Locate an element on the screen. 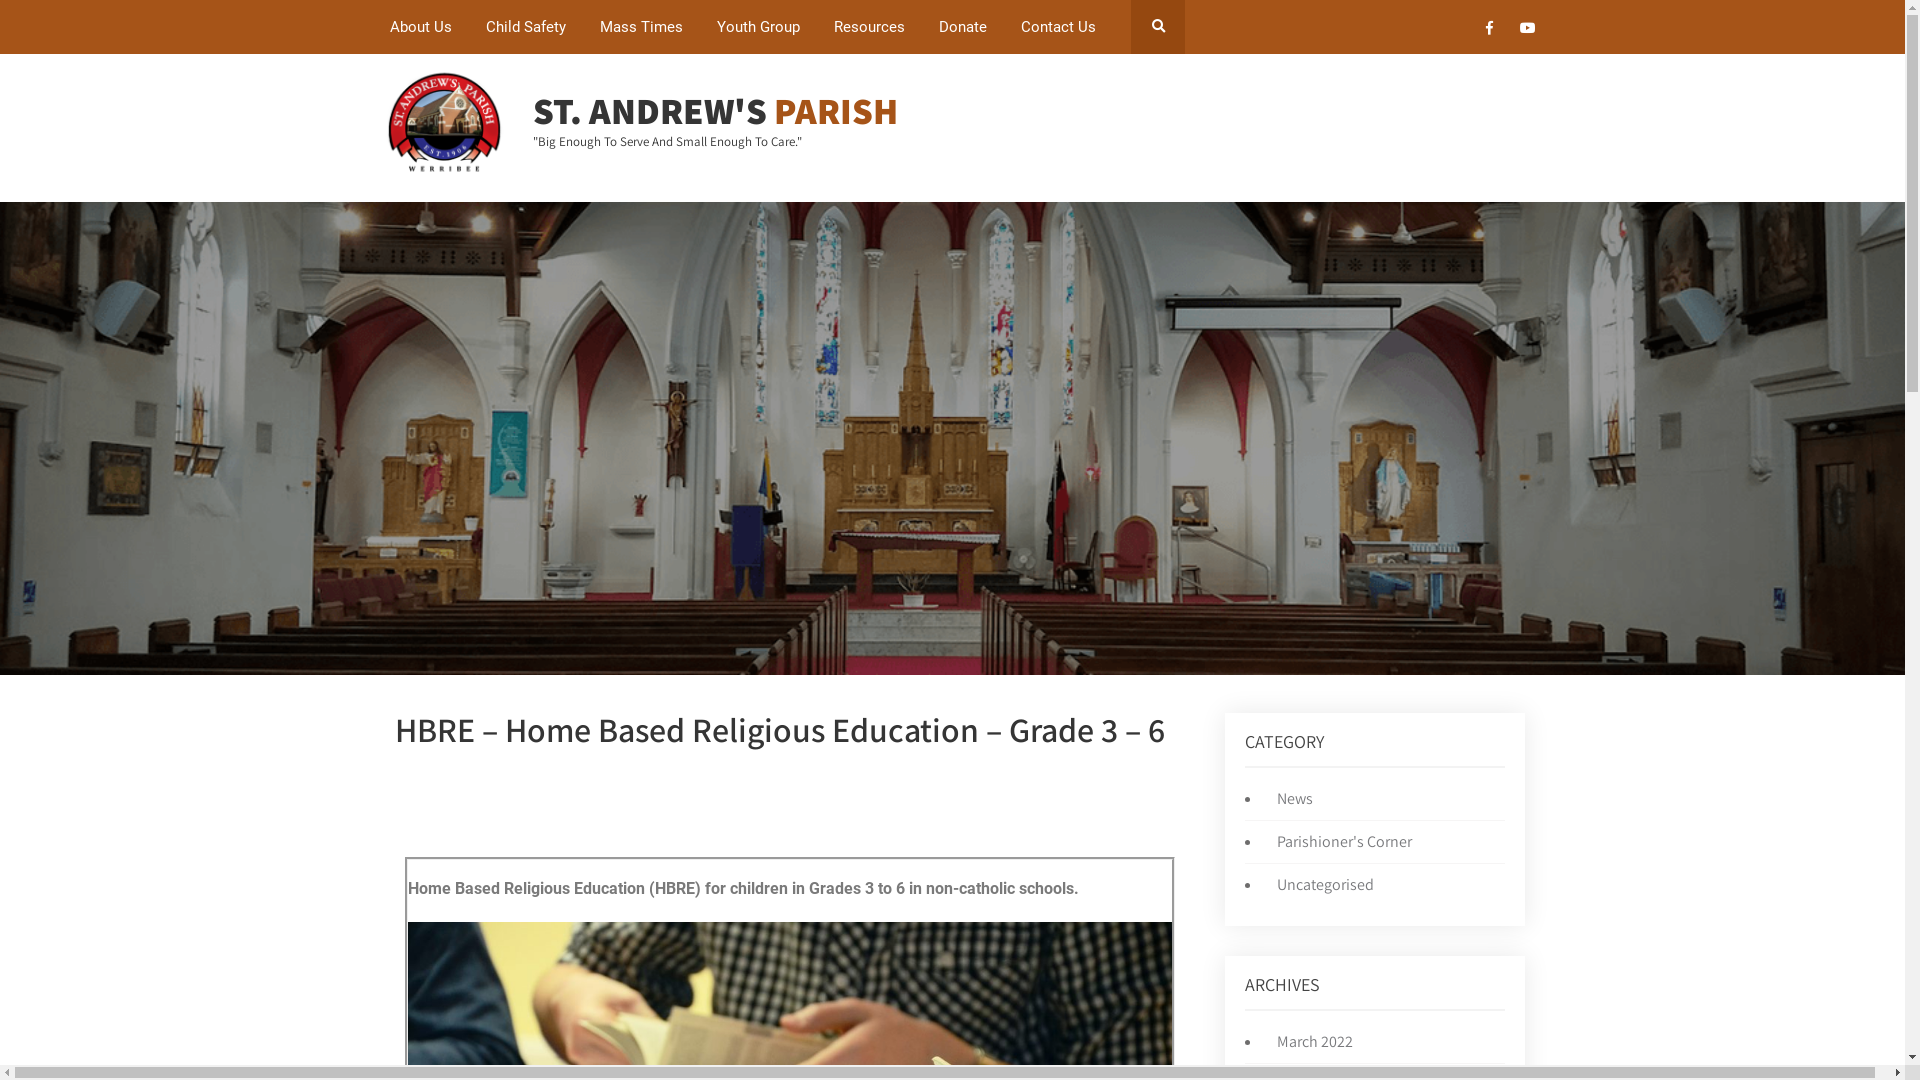 Image resolution: width=1920 pixels, height=1080 pixels. 'Resources' is located at coordinates (869, 27).